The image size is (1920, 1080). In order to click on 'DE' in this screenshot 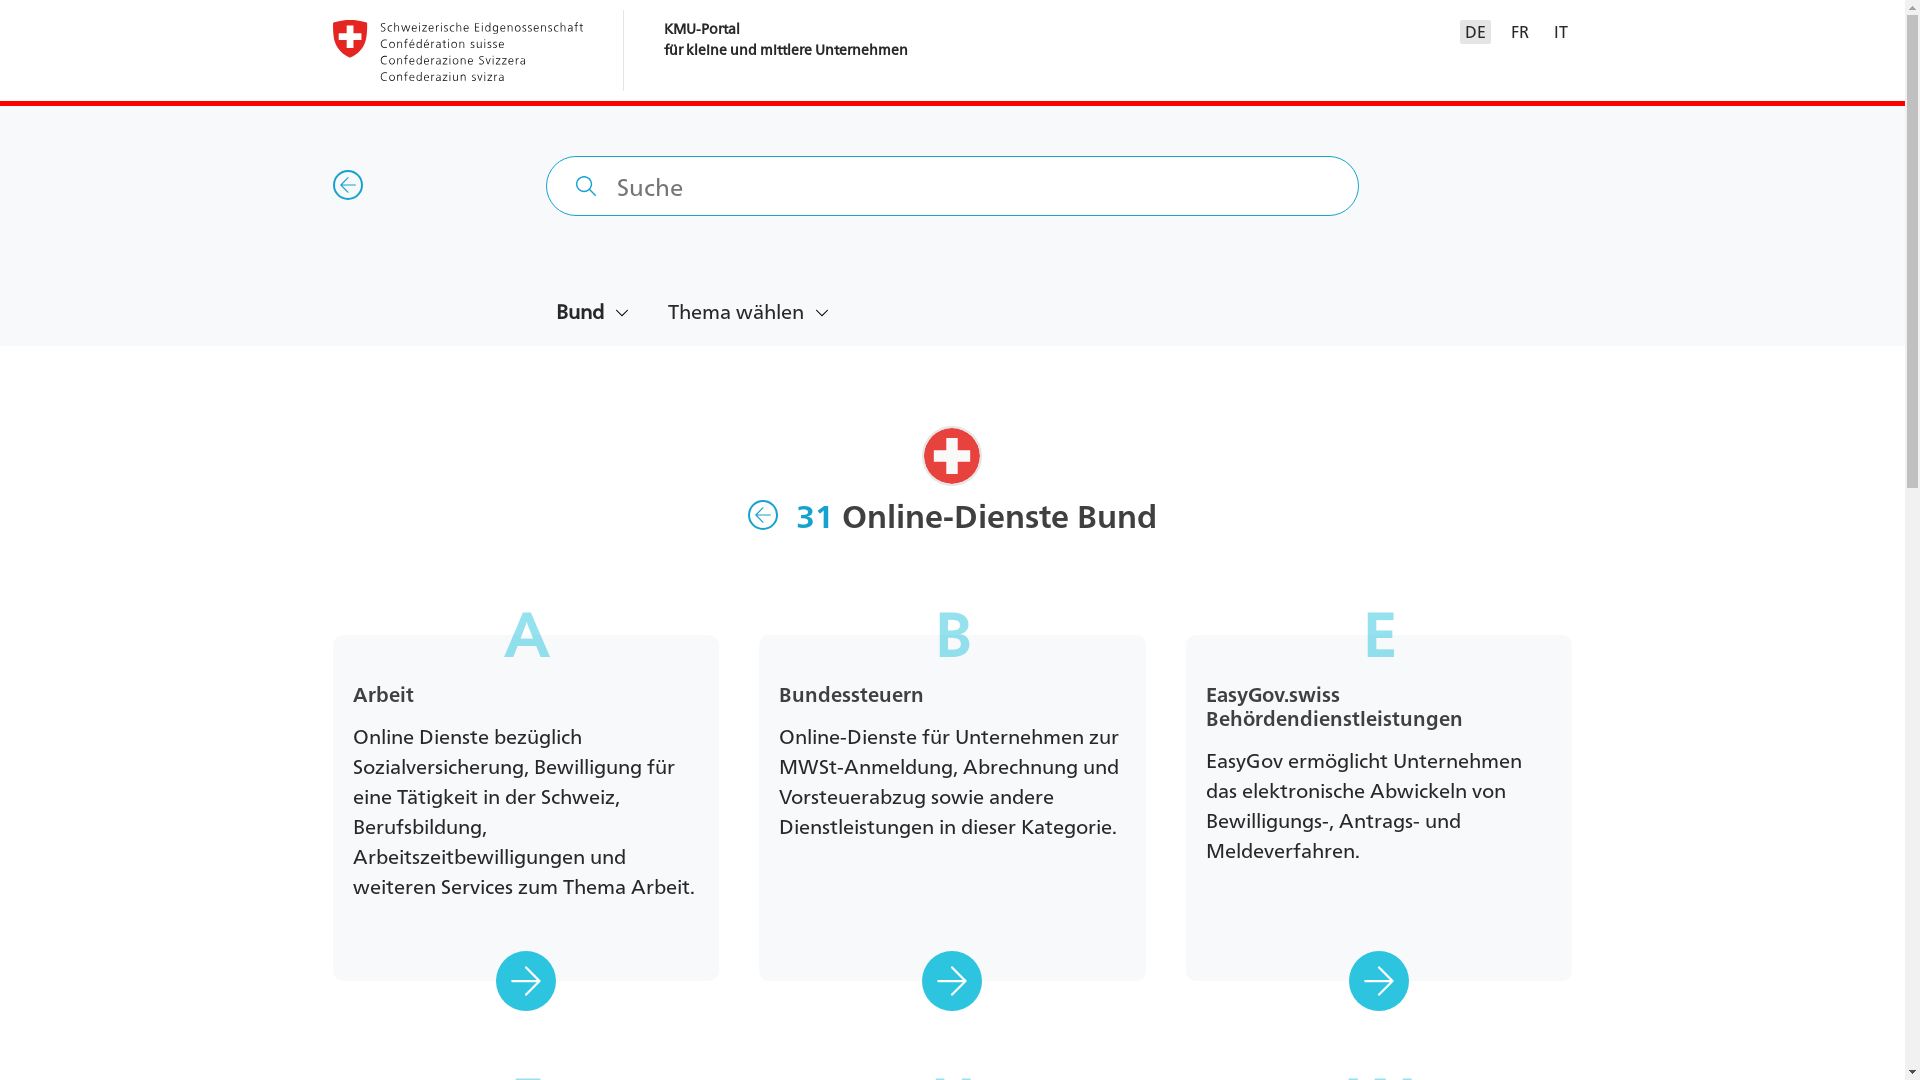, I will do `click(1474, 31)`.